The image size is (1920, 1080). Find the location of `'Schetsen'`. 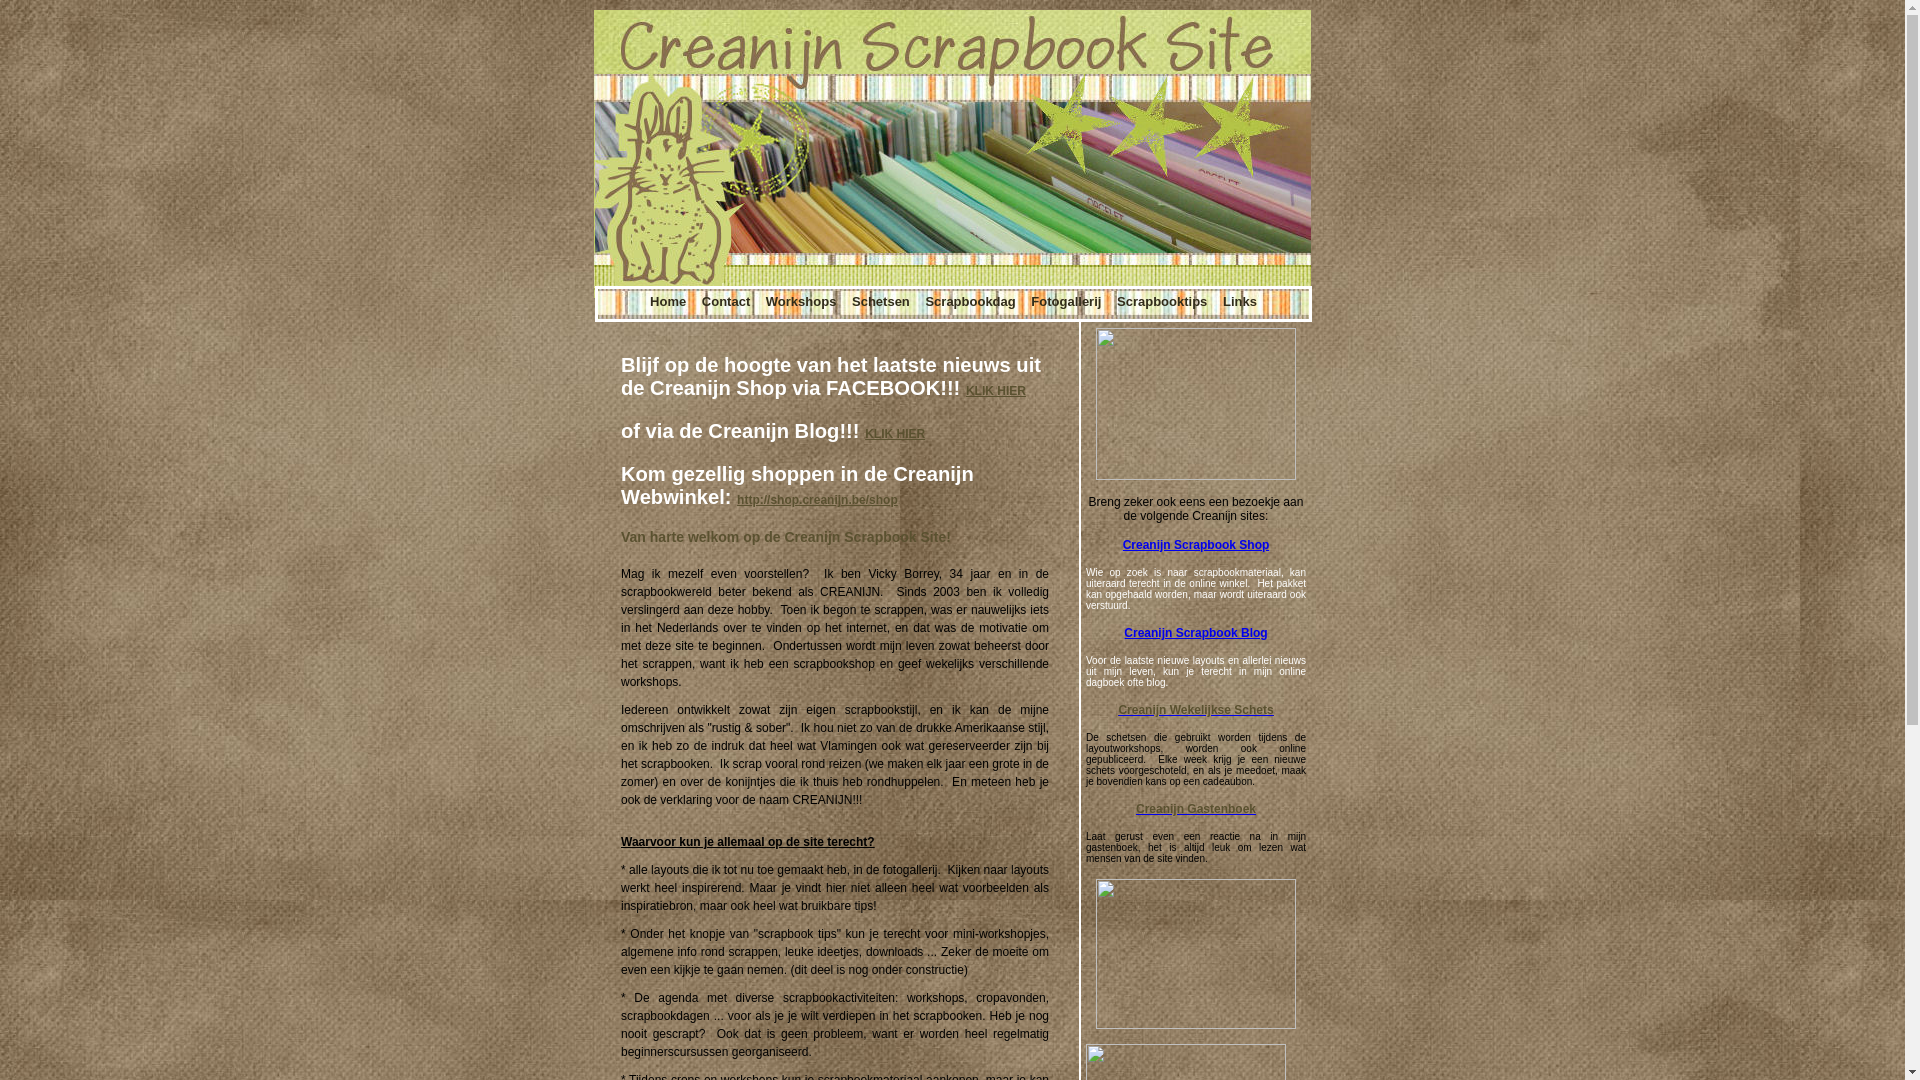

'Schetsen' is located at coordinates (881, 301).